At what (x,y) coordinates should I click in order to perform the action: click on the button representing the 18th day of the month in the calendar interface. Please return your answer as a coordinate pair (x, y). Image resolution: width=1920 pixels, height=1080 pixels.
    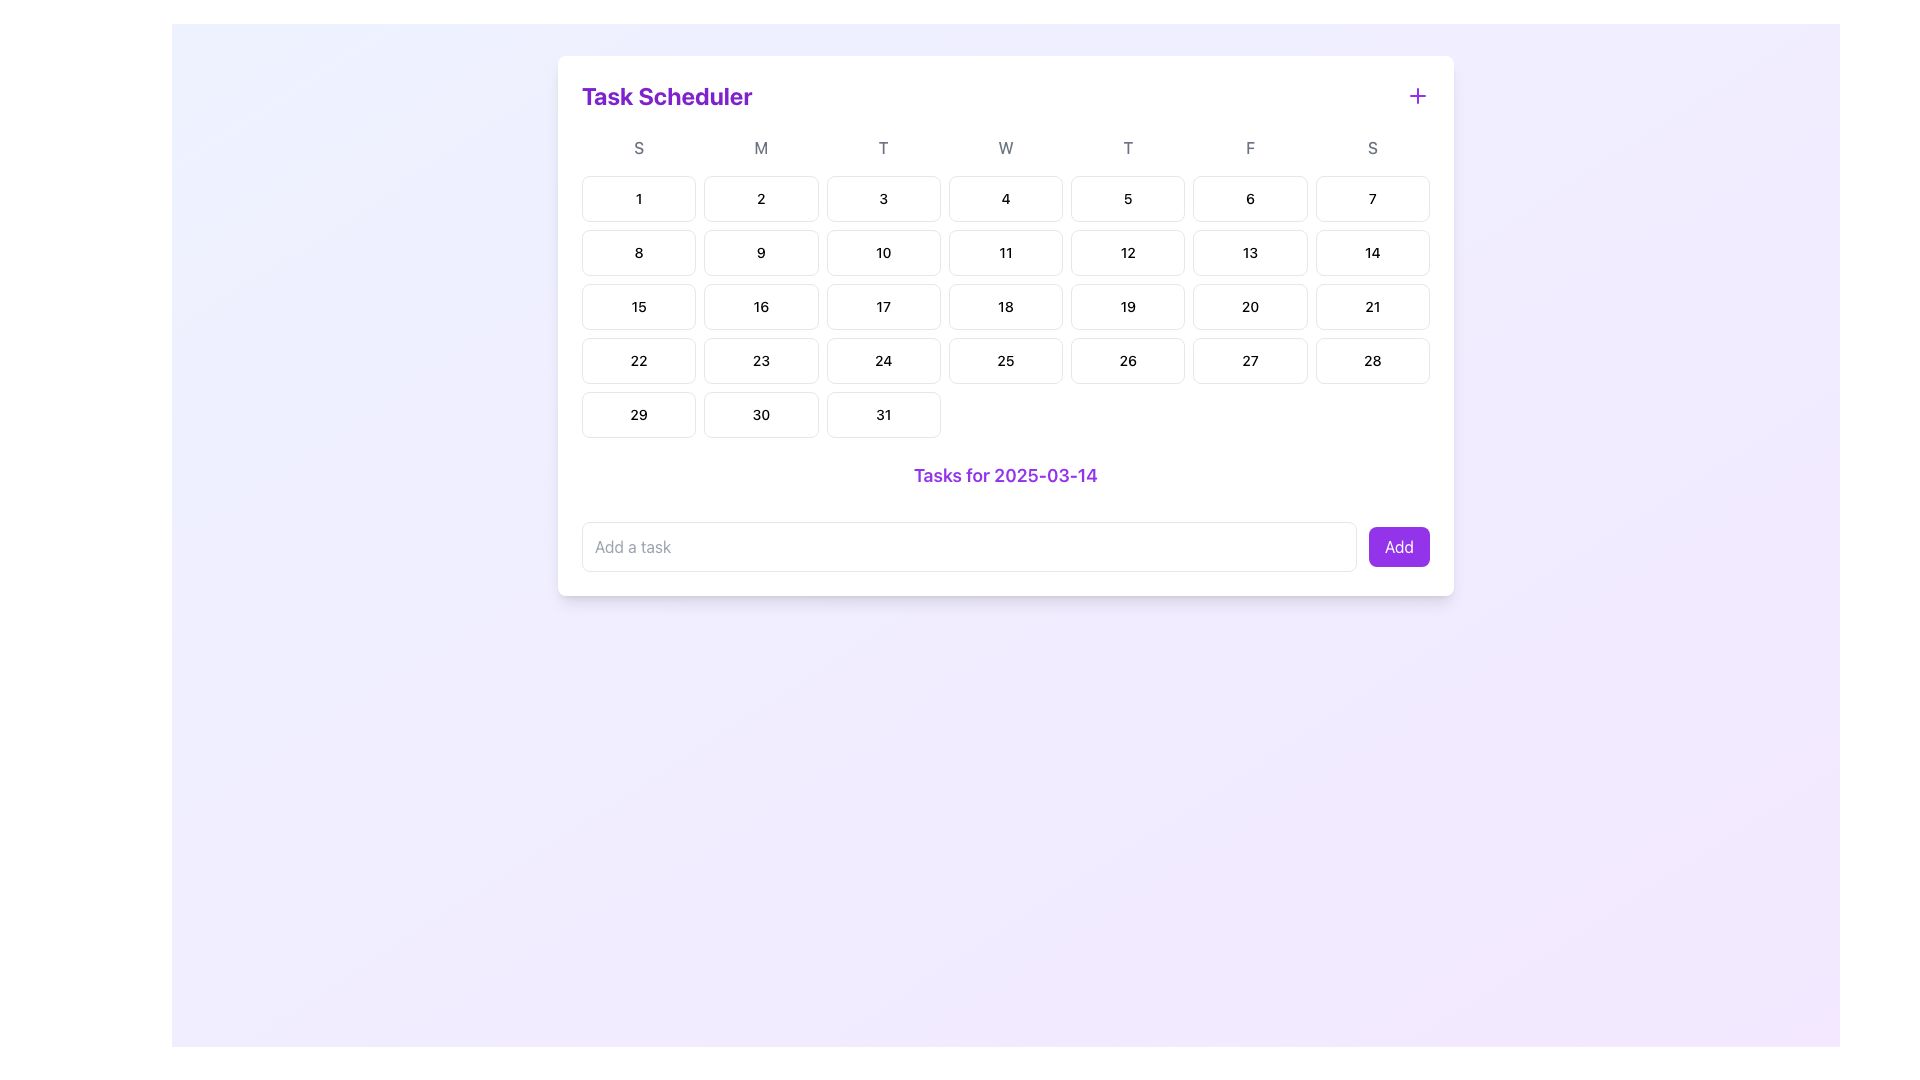
    Looking at the image, I should click on (1006, 307).